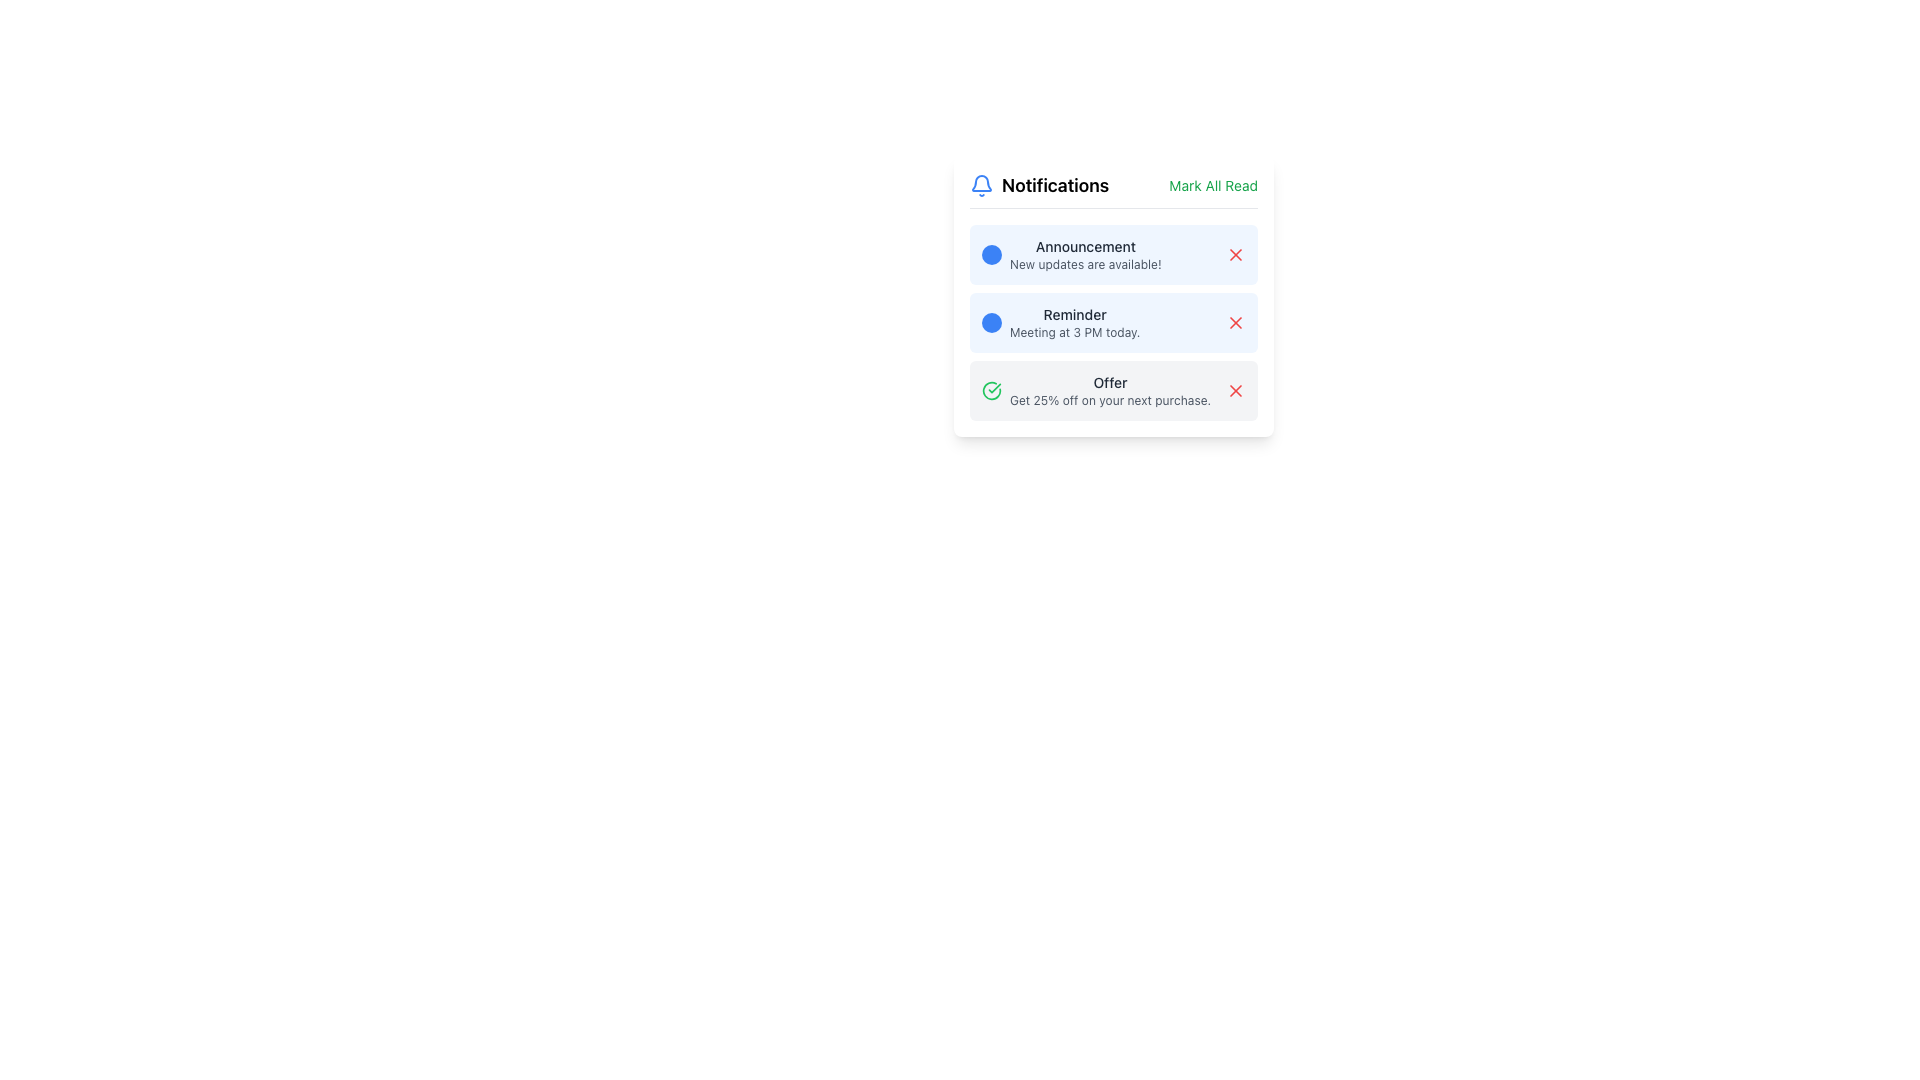 Image resolution: width=1920 pixels, height=1080 pixels. What do you see at coordinates (1074, 322) in the screenshot?
I see `the second notification in the notifications list within the modal` at bounding box center [1074, 322].